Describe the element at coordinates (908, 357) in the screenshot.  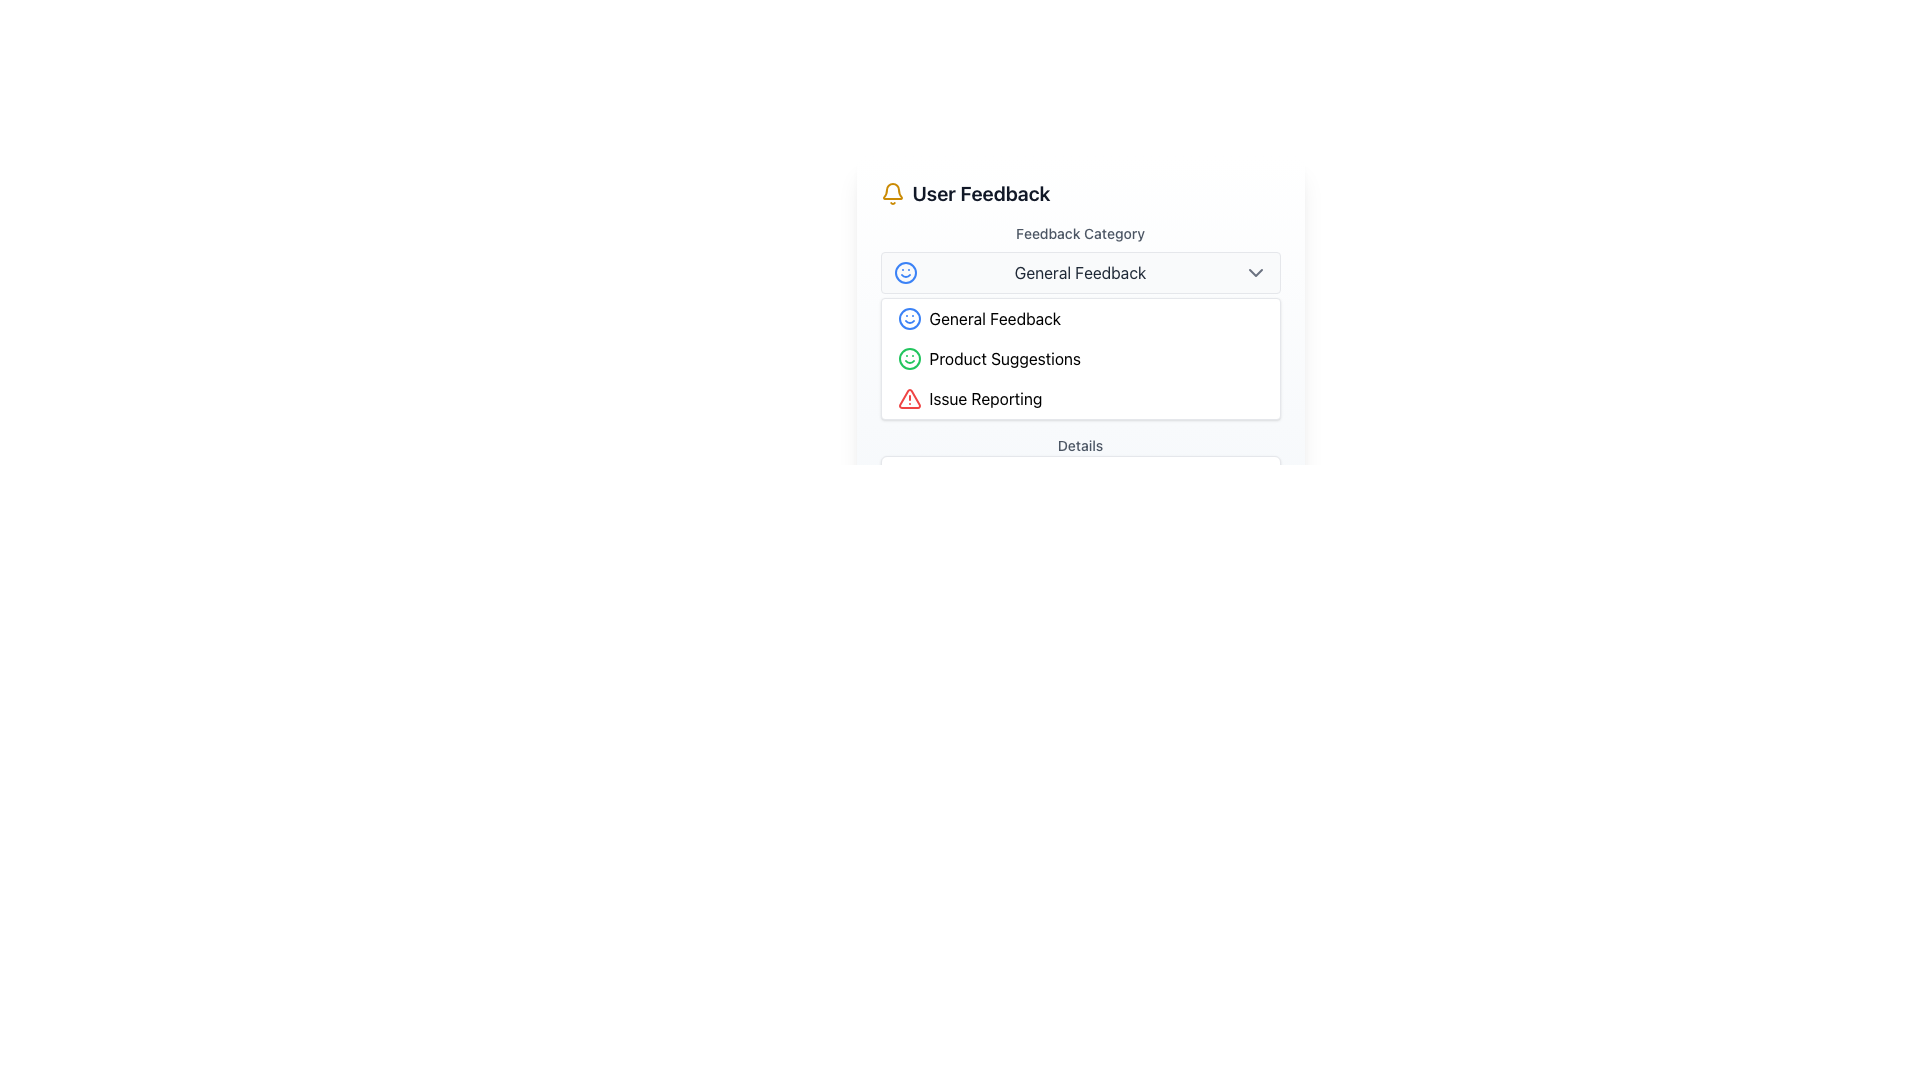
I see `the Decorative SVG circle at the center of the green smiley face icon located near the top-left of the dropdown menu for selecting feedback categories` at that location.